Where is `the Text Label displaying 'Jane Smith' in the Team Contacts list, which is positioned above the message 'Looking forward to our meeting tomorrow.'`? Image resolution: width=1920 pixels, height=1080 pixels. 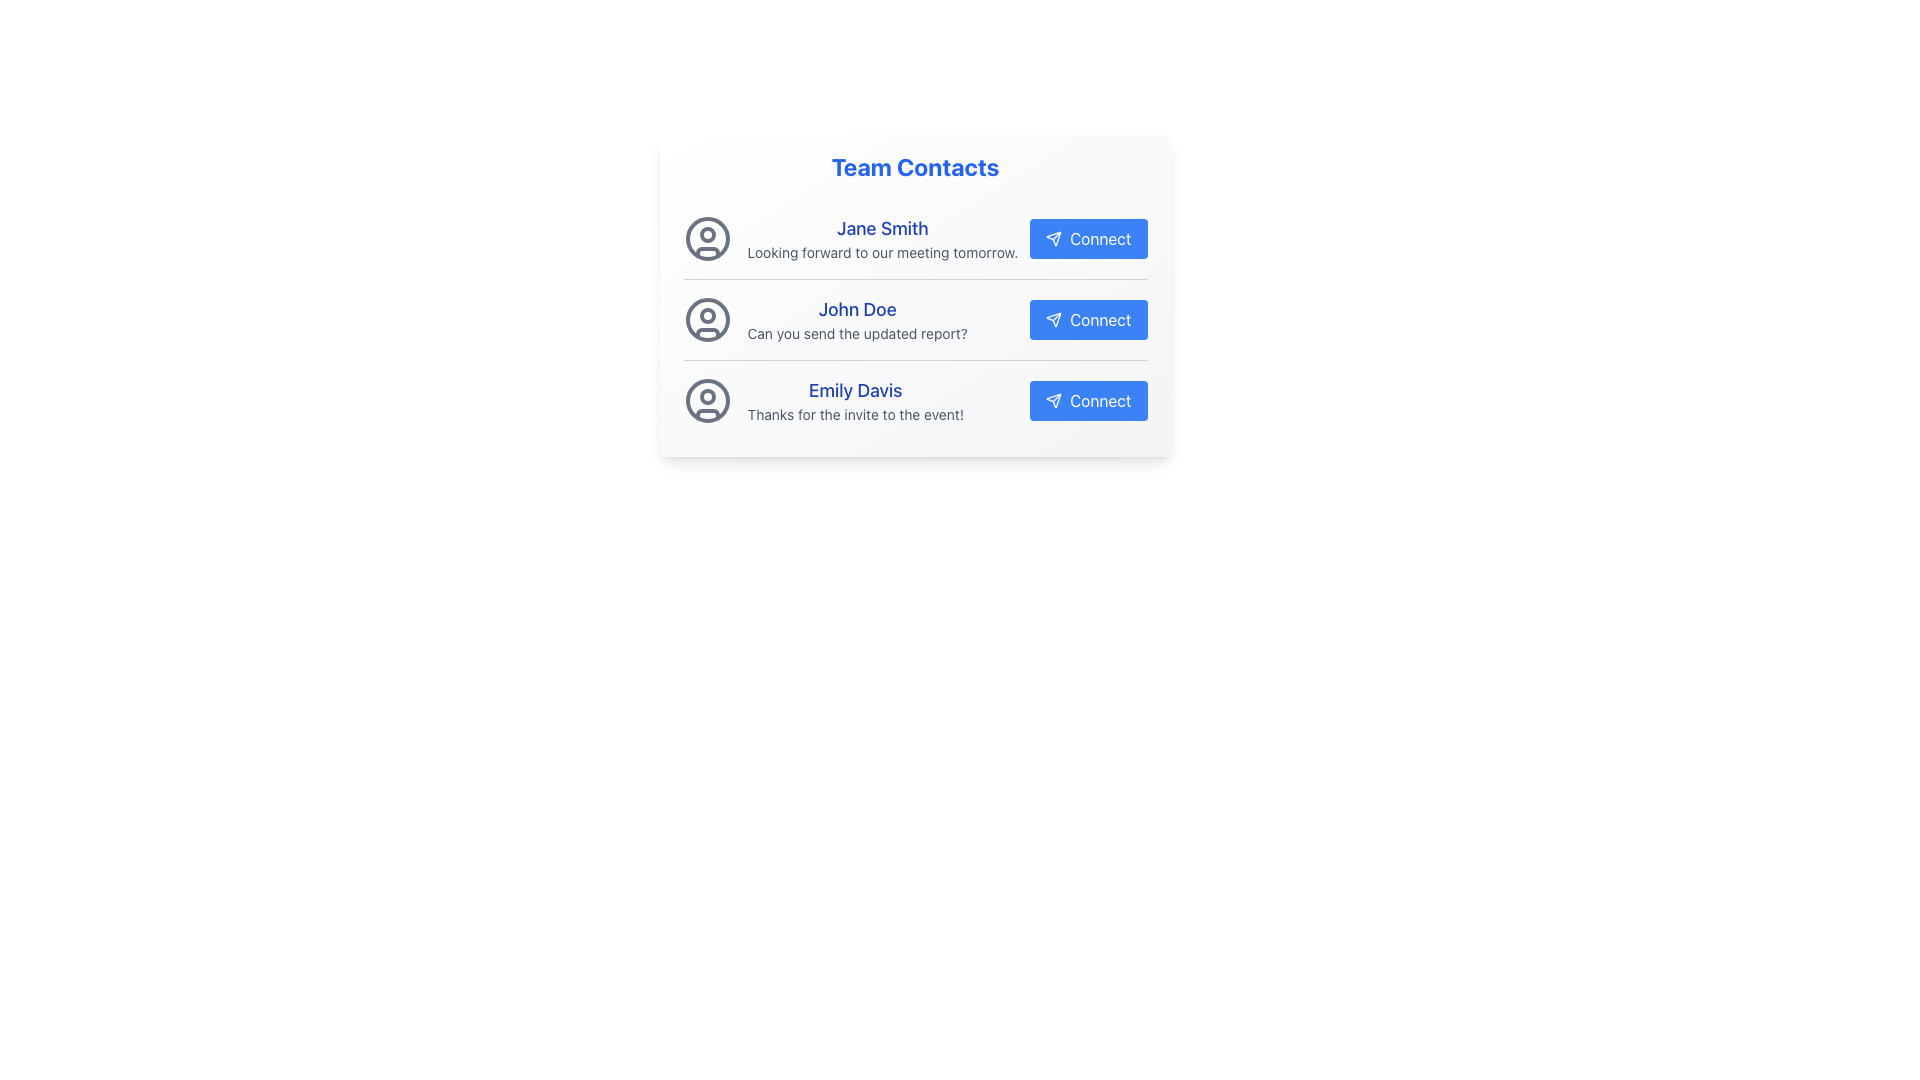
the Text Label displaying 'Jane Smith' in the Team Contacts list, which is positioned above the message 'Looking forward to our meeting tomorrow.' is located at coordinates (881, 227).